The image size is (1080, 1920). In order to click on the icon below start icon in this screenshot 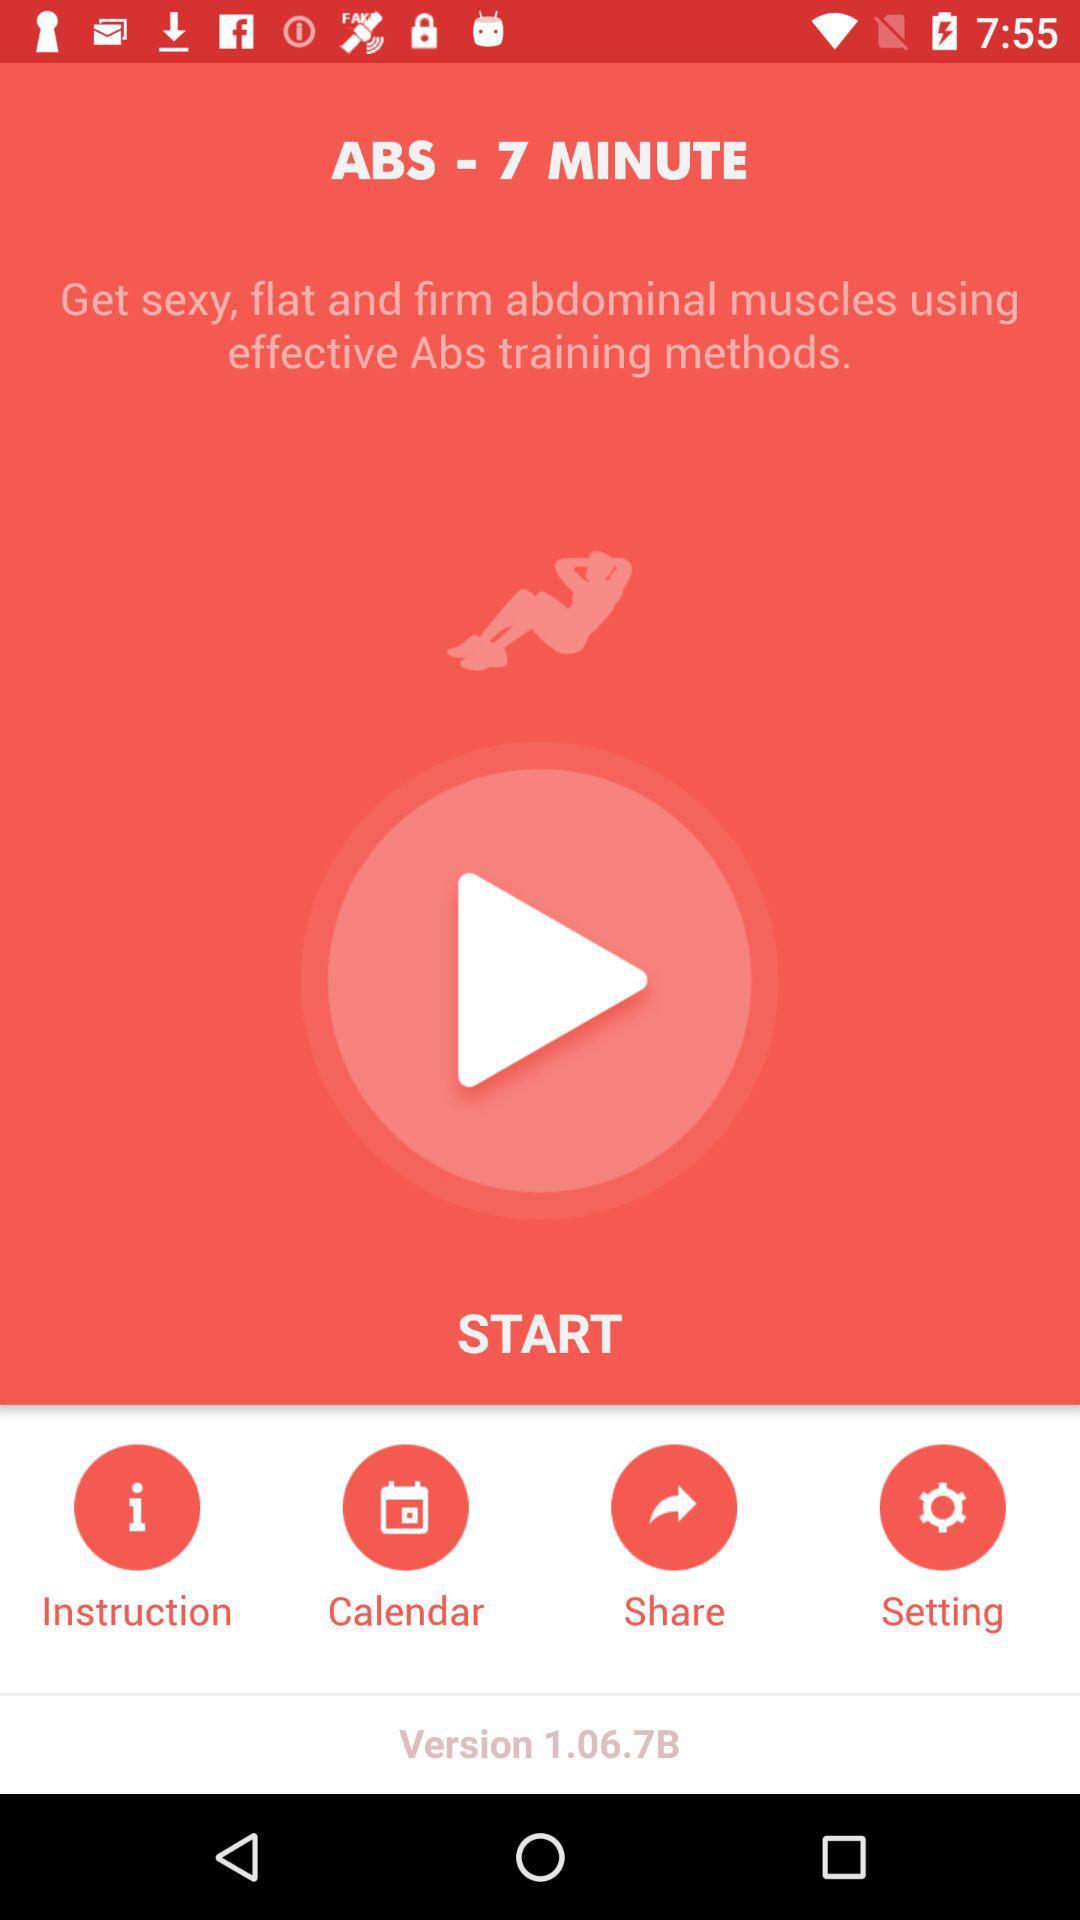, I will do `click(405, 1539)`.